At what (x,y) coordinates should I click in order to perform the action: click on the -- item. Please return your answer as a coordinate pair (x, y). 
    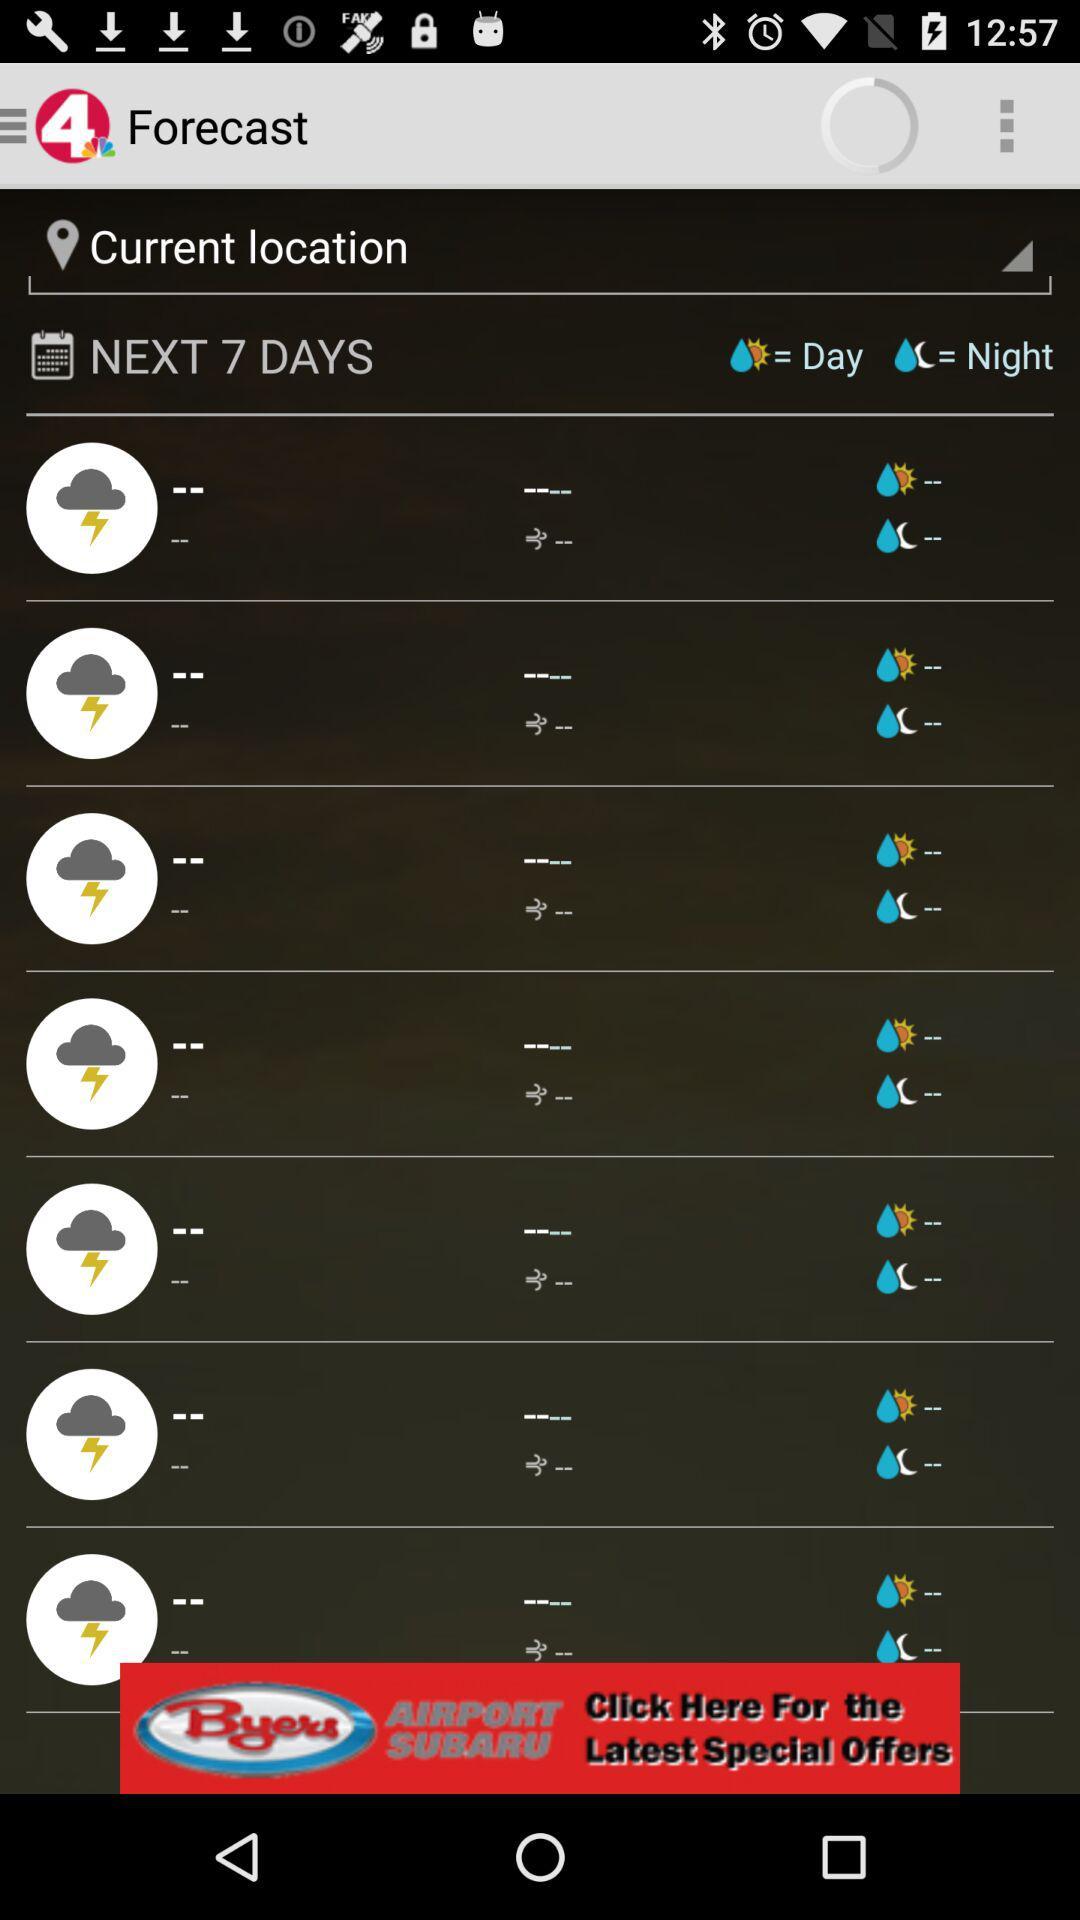
    Looking at the image, I should click on (180, 1092).